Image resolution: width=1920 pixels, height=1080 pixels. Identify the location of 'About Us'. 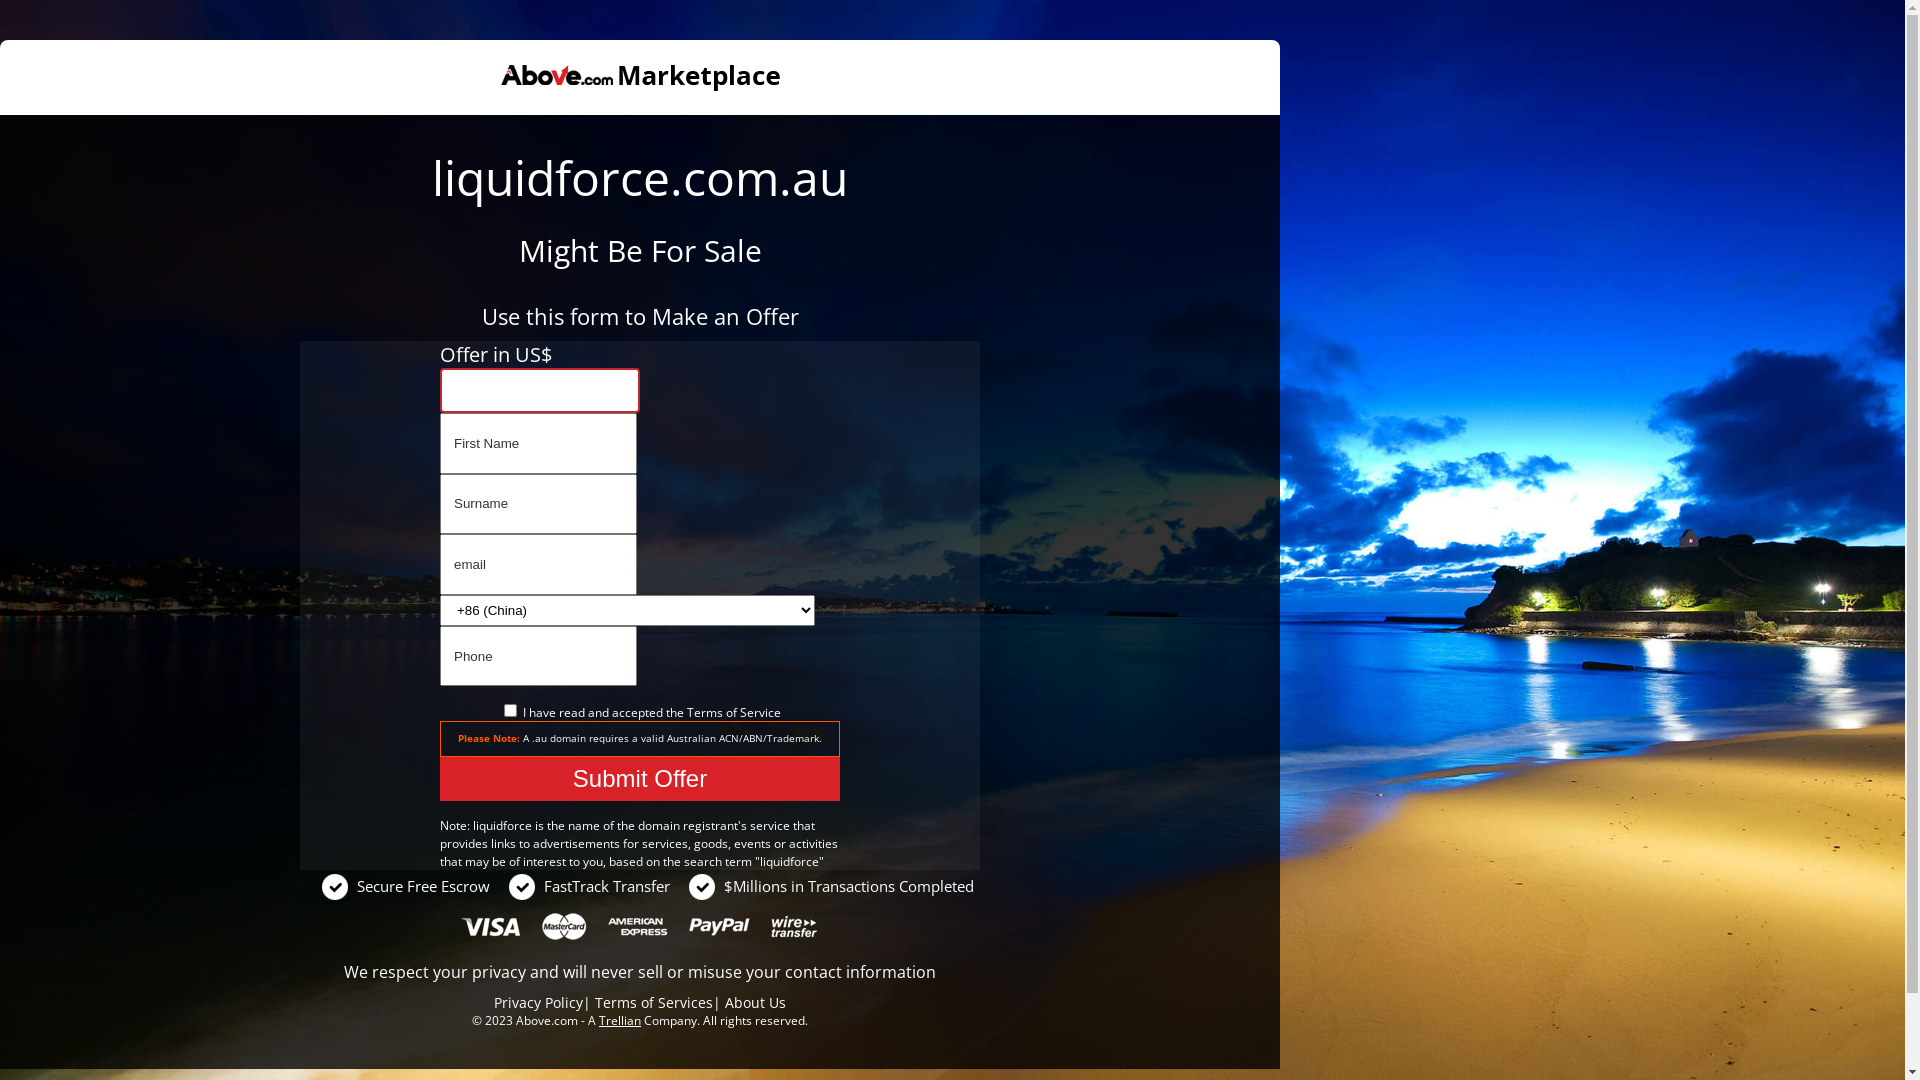
(754, 1002).